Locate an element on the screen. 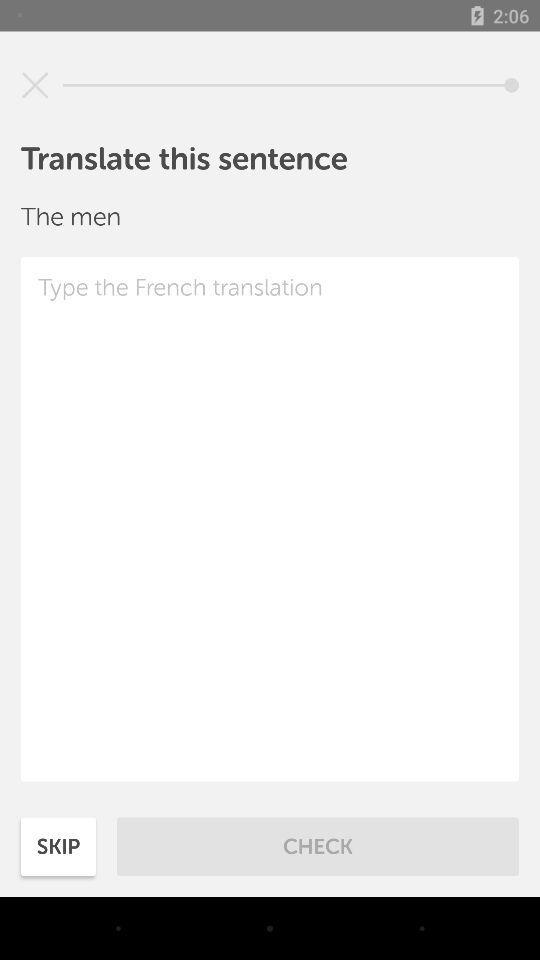 The width and height of the screenshot is (540, 960). the item above the translate this sentence item is located at coordinates (35, 85).